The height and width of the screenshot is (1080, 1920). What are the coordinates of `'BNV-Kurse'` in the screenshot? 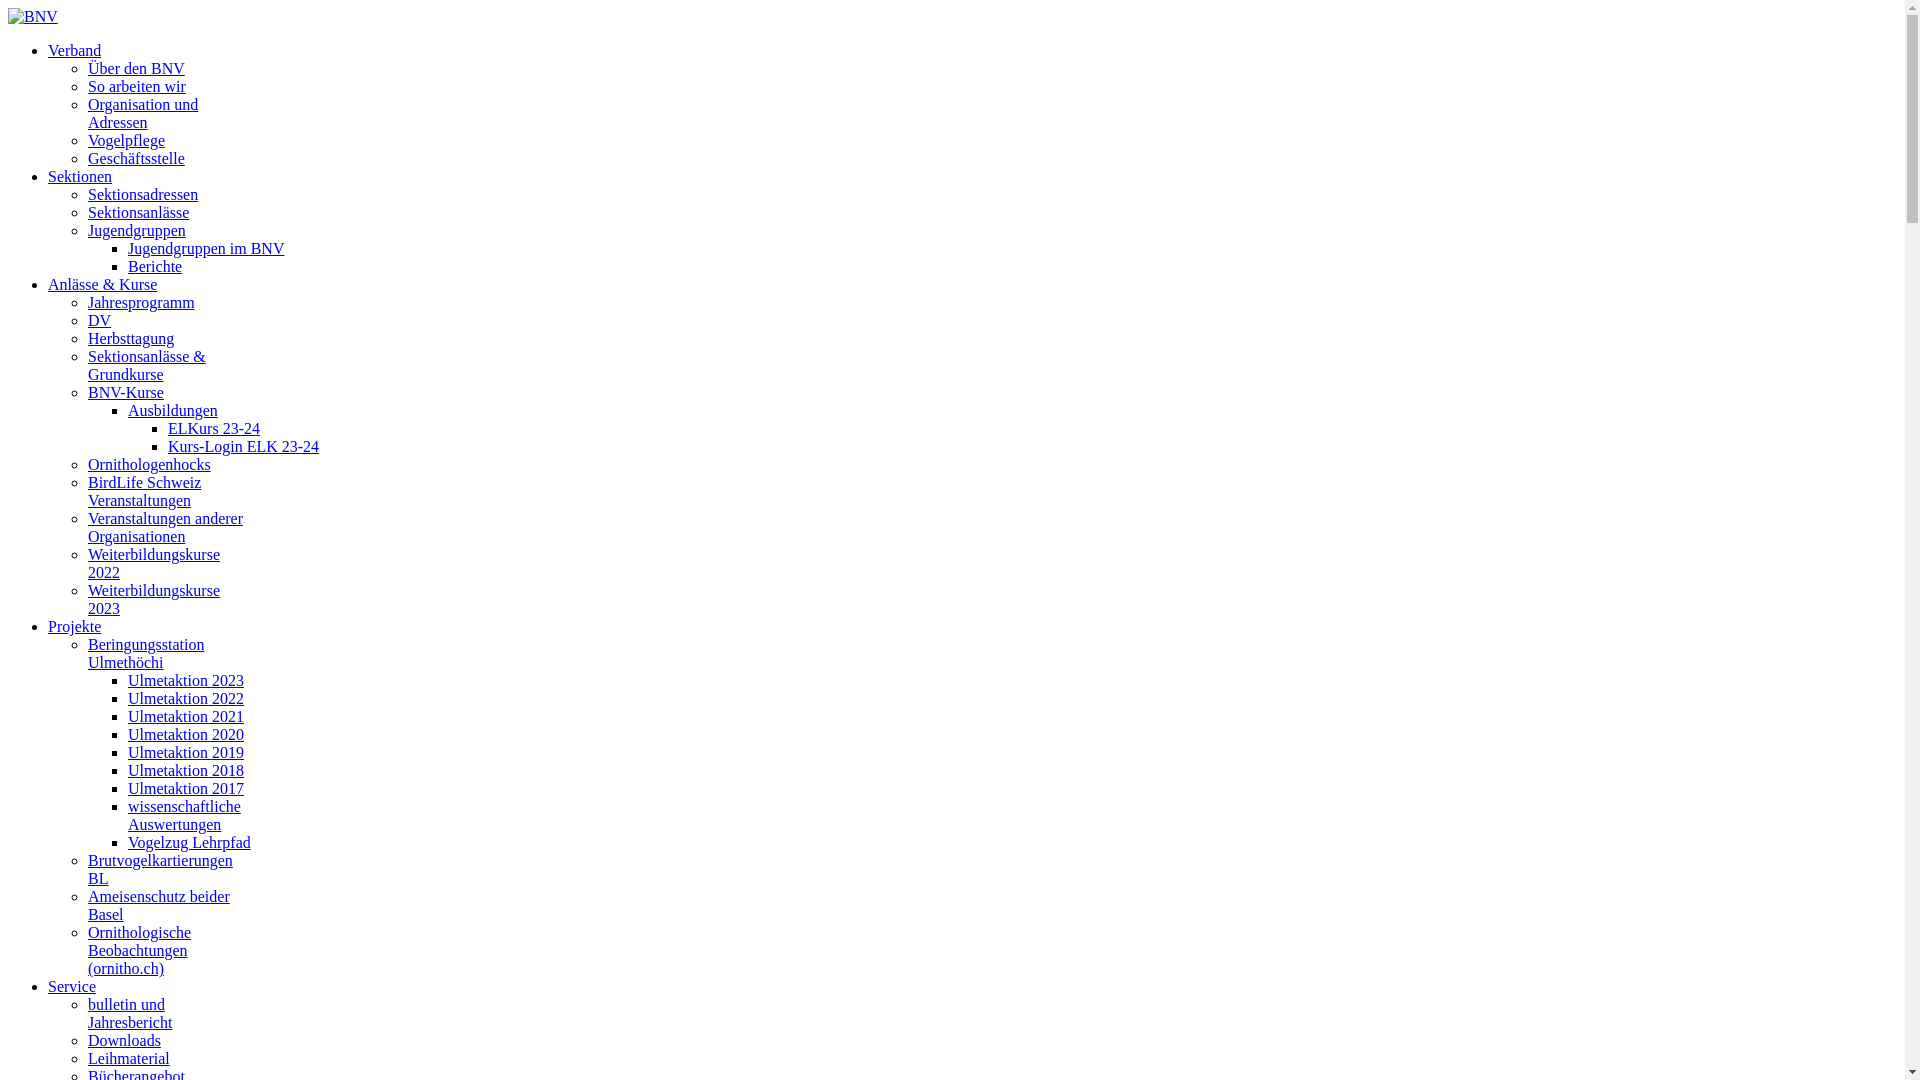 It's located at (124, 392).